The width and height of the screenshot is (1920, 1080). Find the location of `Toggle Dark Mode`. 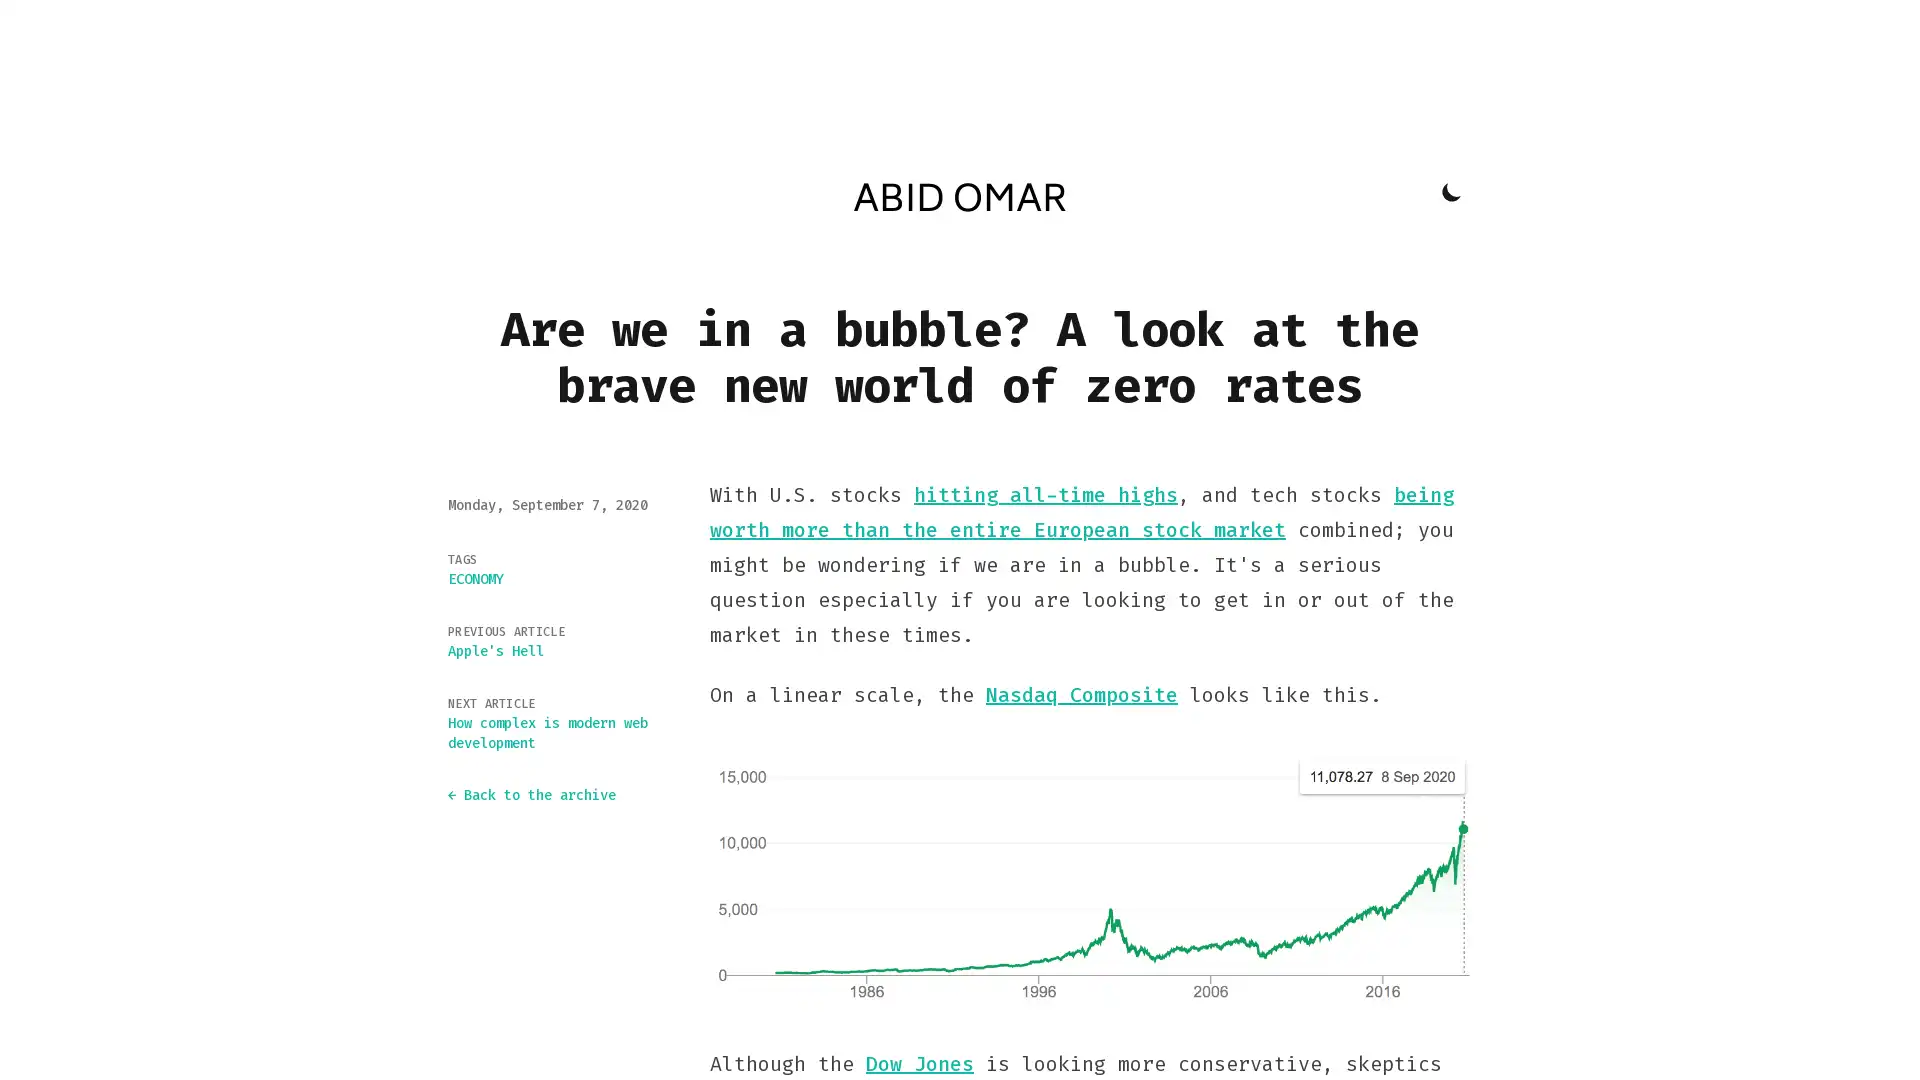

Toggle Dark Mode is located at coordinates (1451, 192).